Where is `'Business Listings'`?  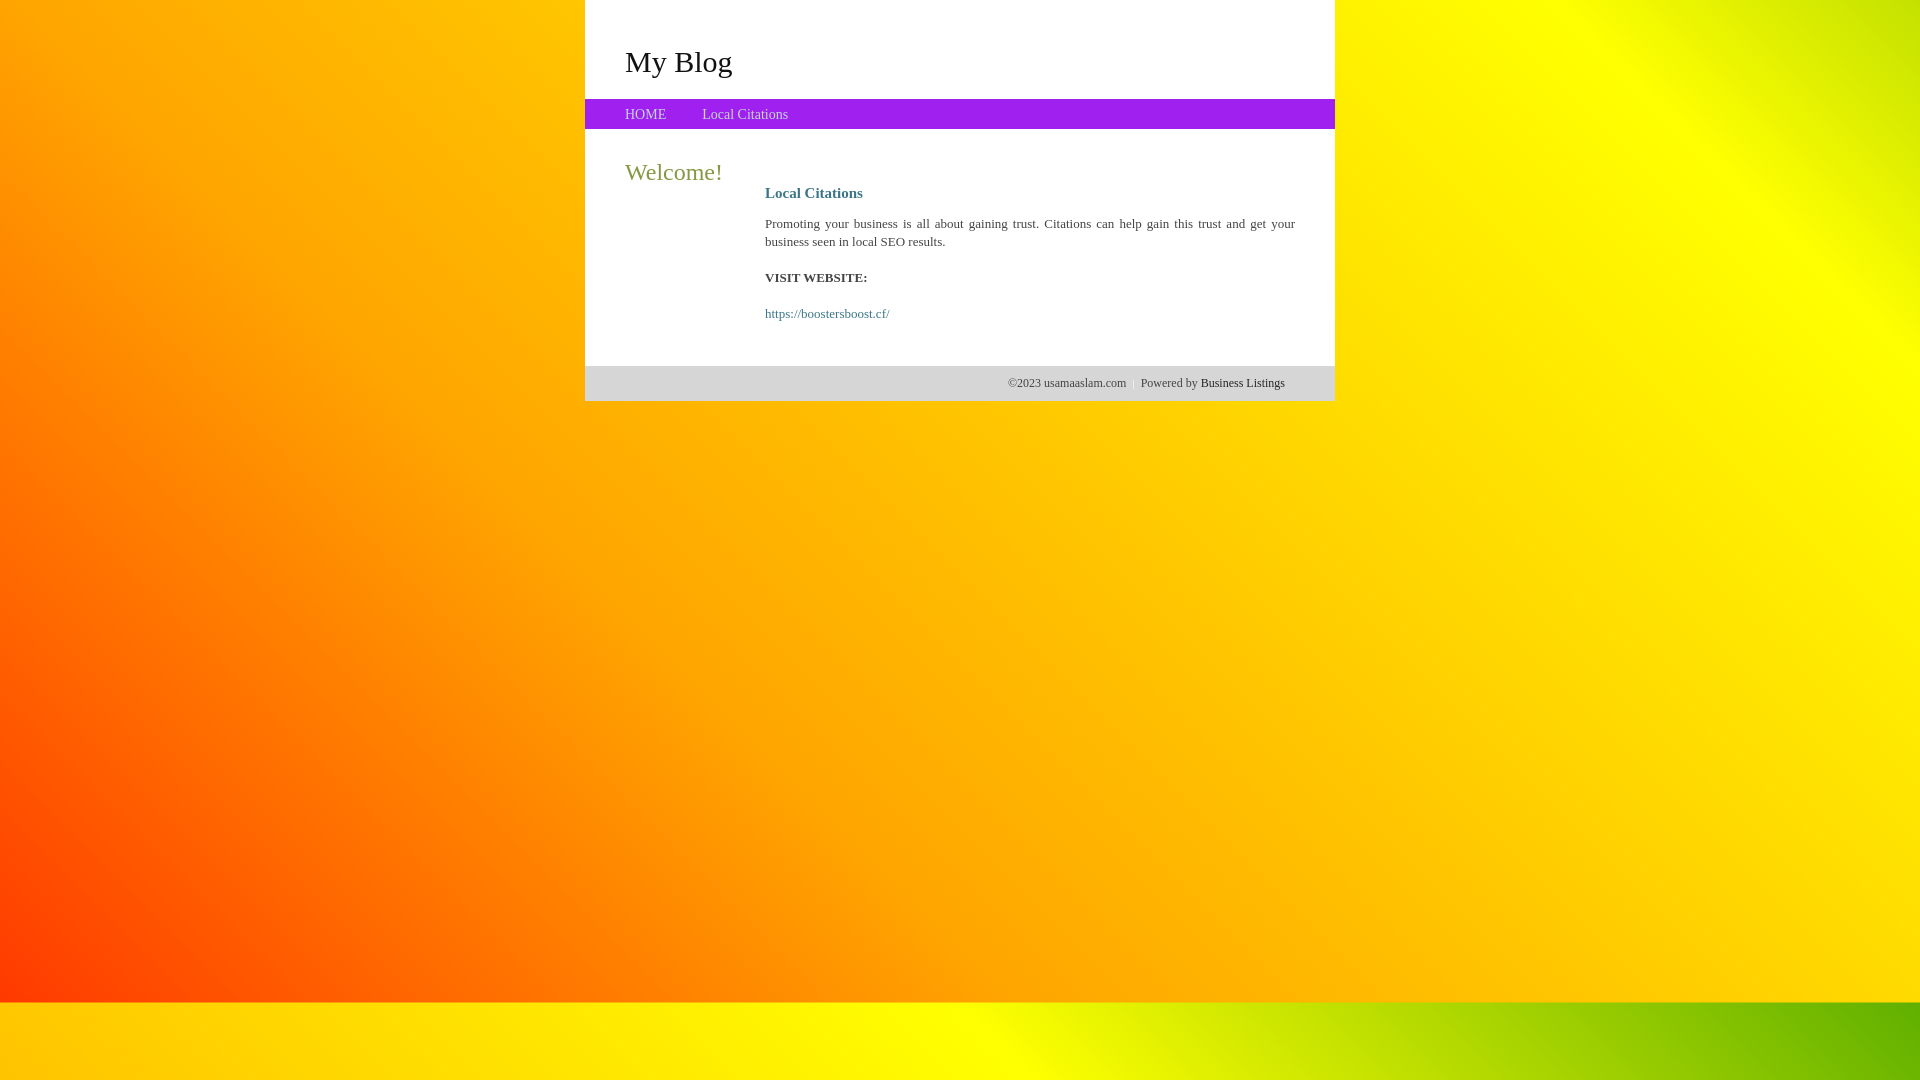 'Business Listings' is located at coordinates (1242, 382).